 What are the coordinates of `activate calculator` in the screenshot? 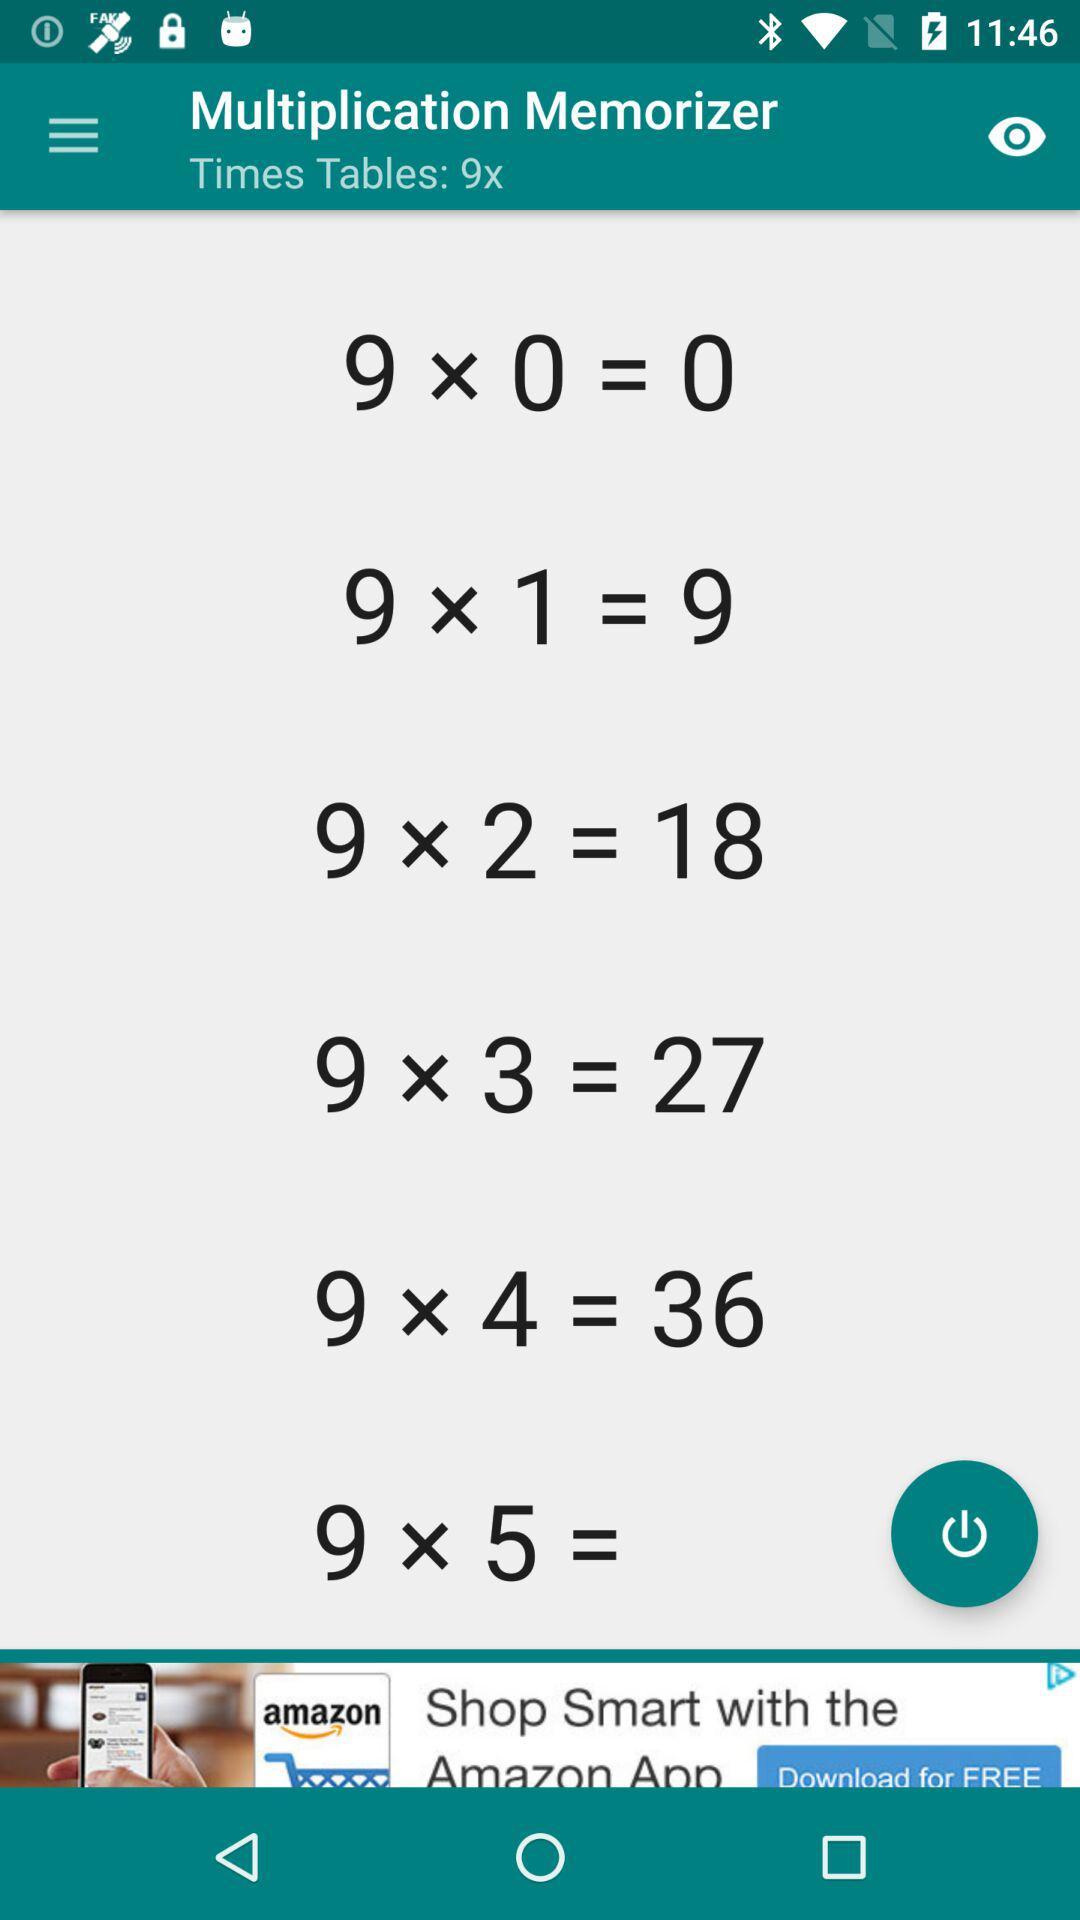 It's located at (963, 1532).